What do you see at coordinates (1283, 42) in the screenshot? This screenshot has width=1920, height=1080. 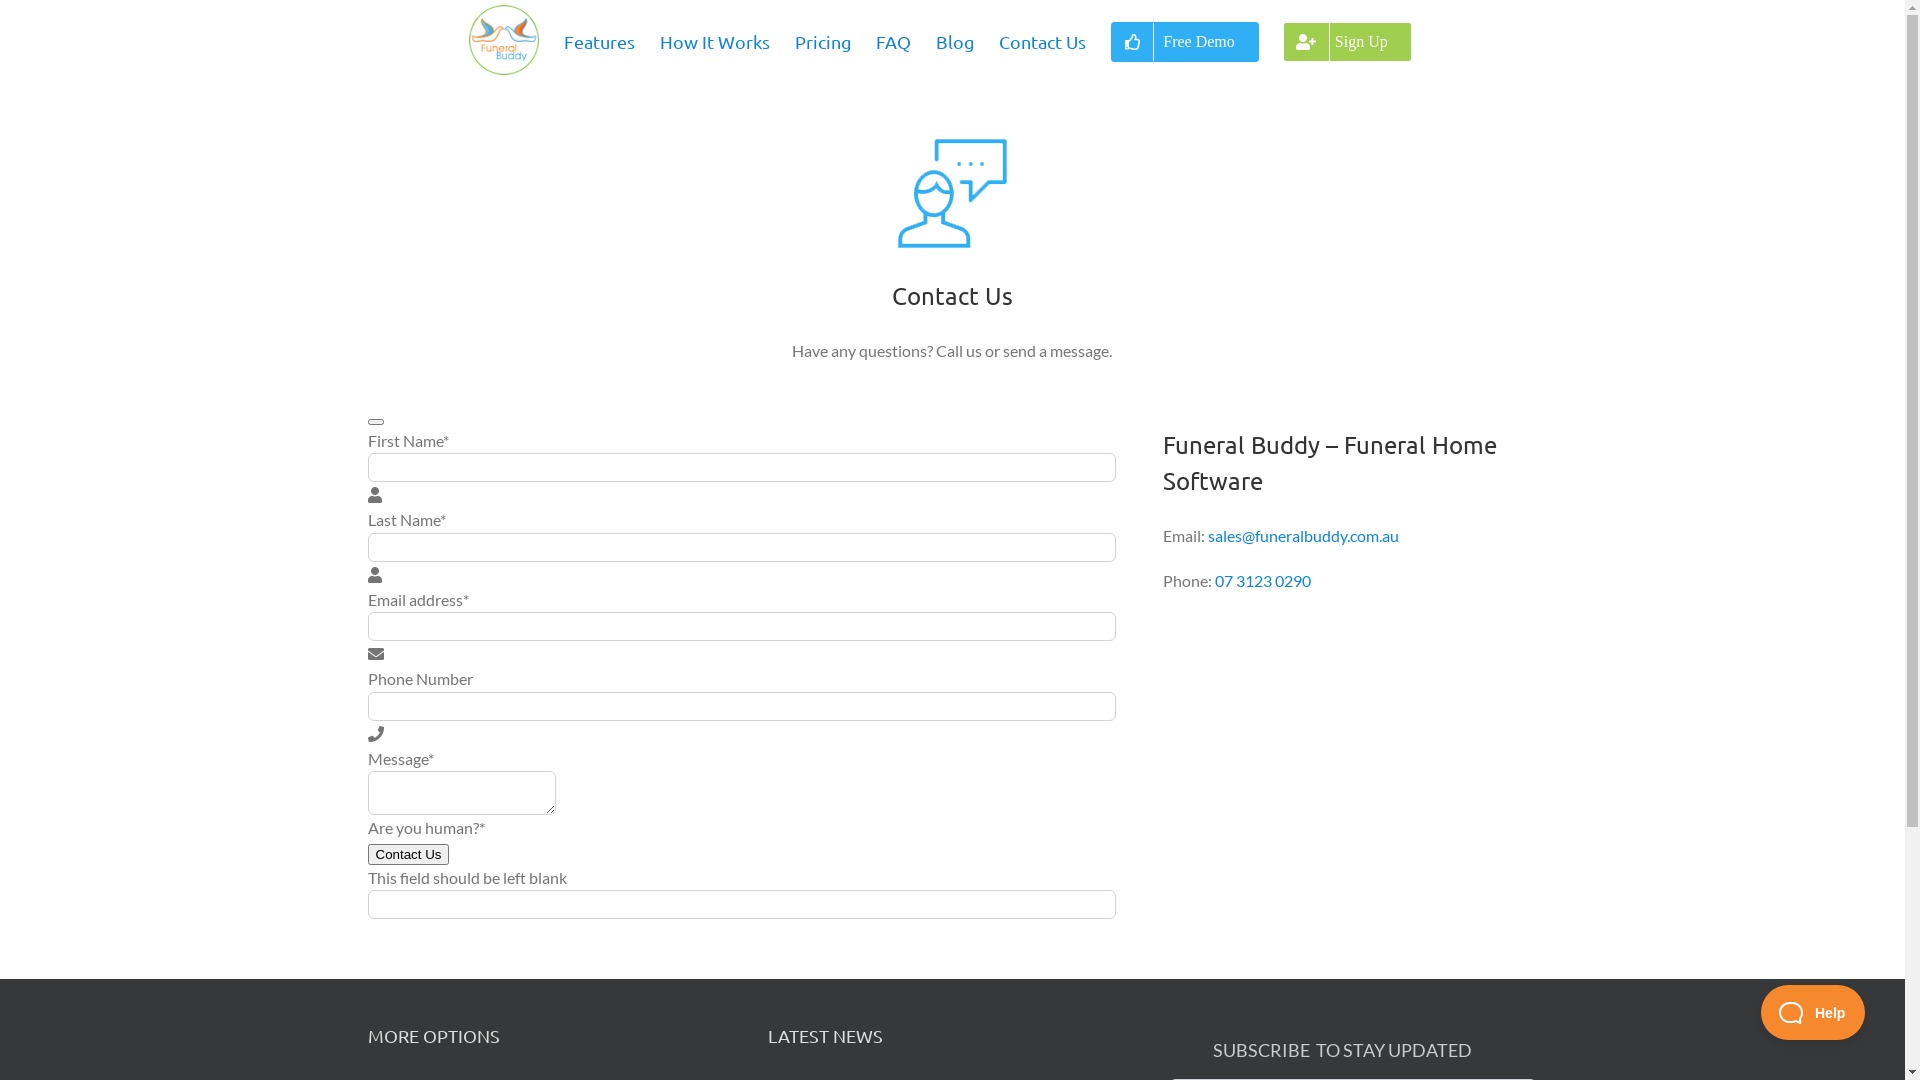 I see `'Sign Up'` at bounding box center [1283, 42].